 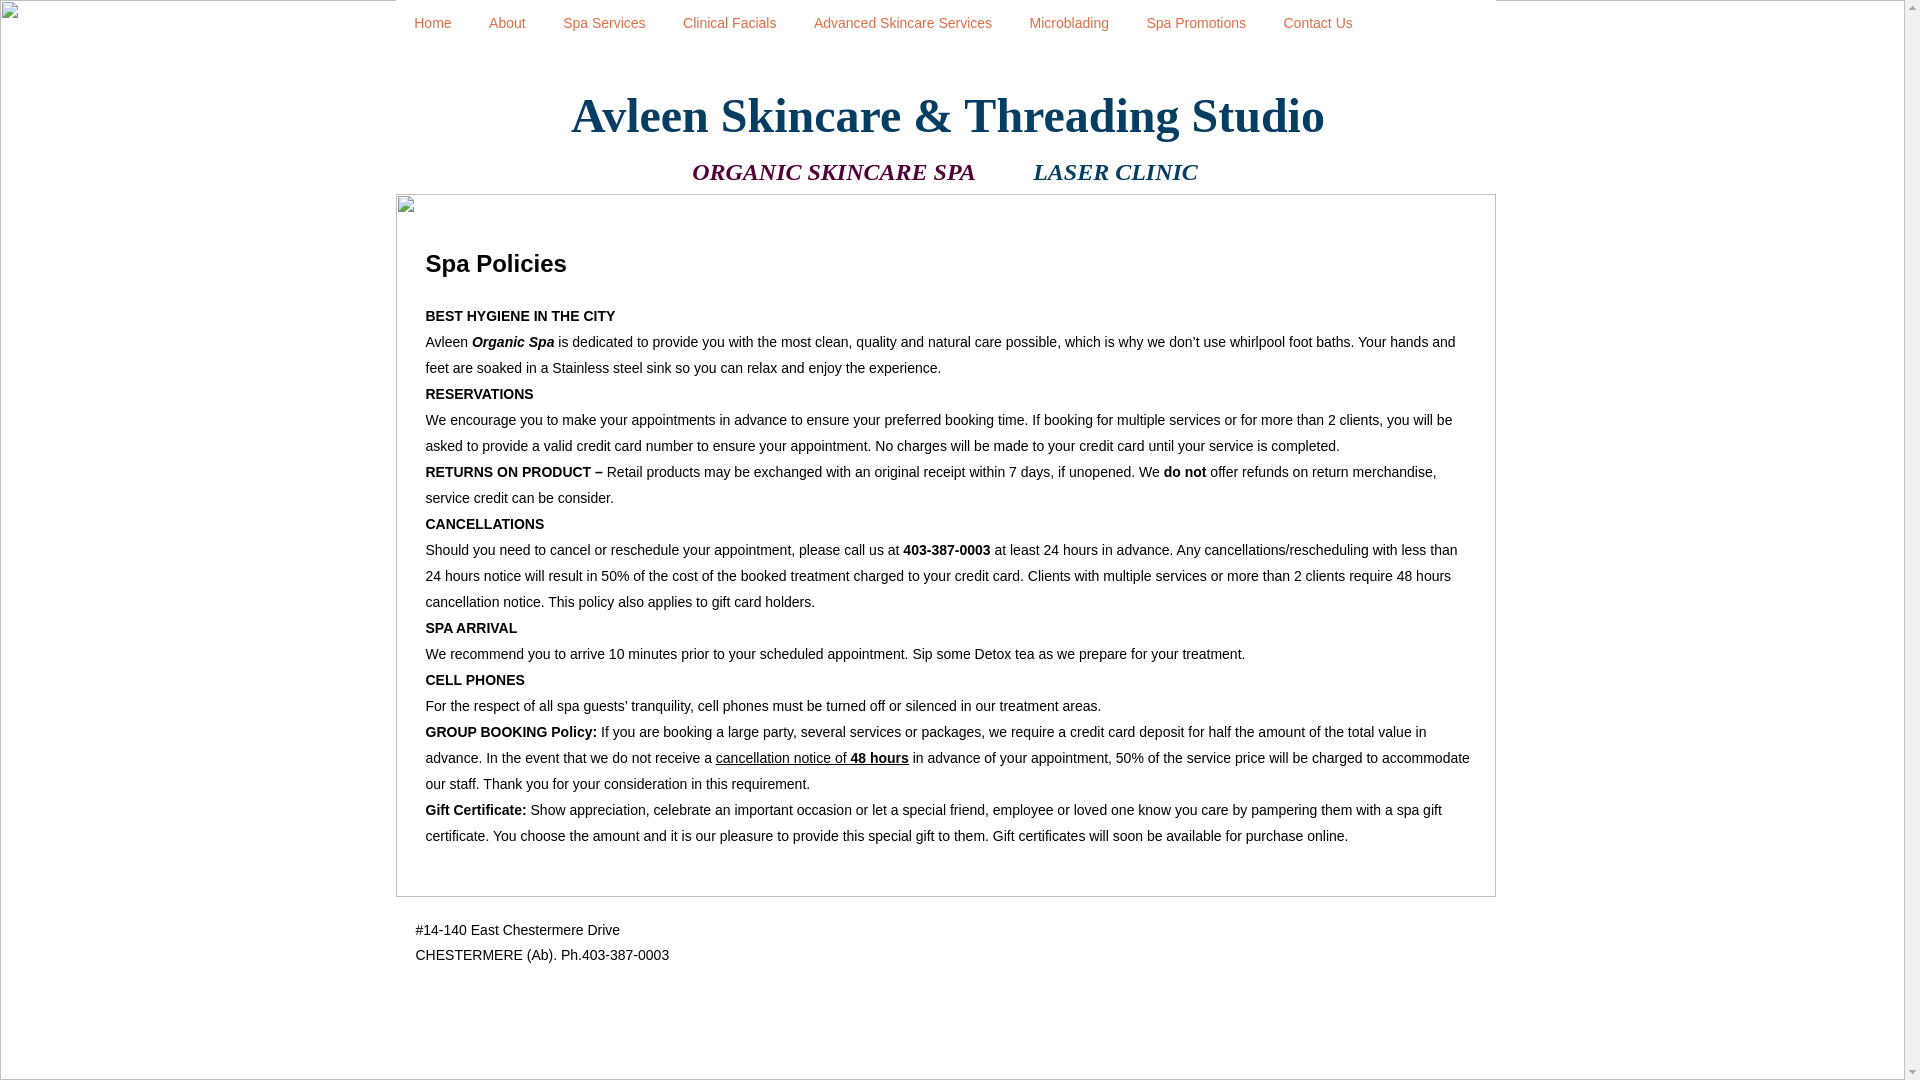 I want to click on 'Clinical Facials', so click(x=728, y=23).